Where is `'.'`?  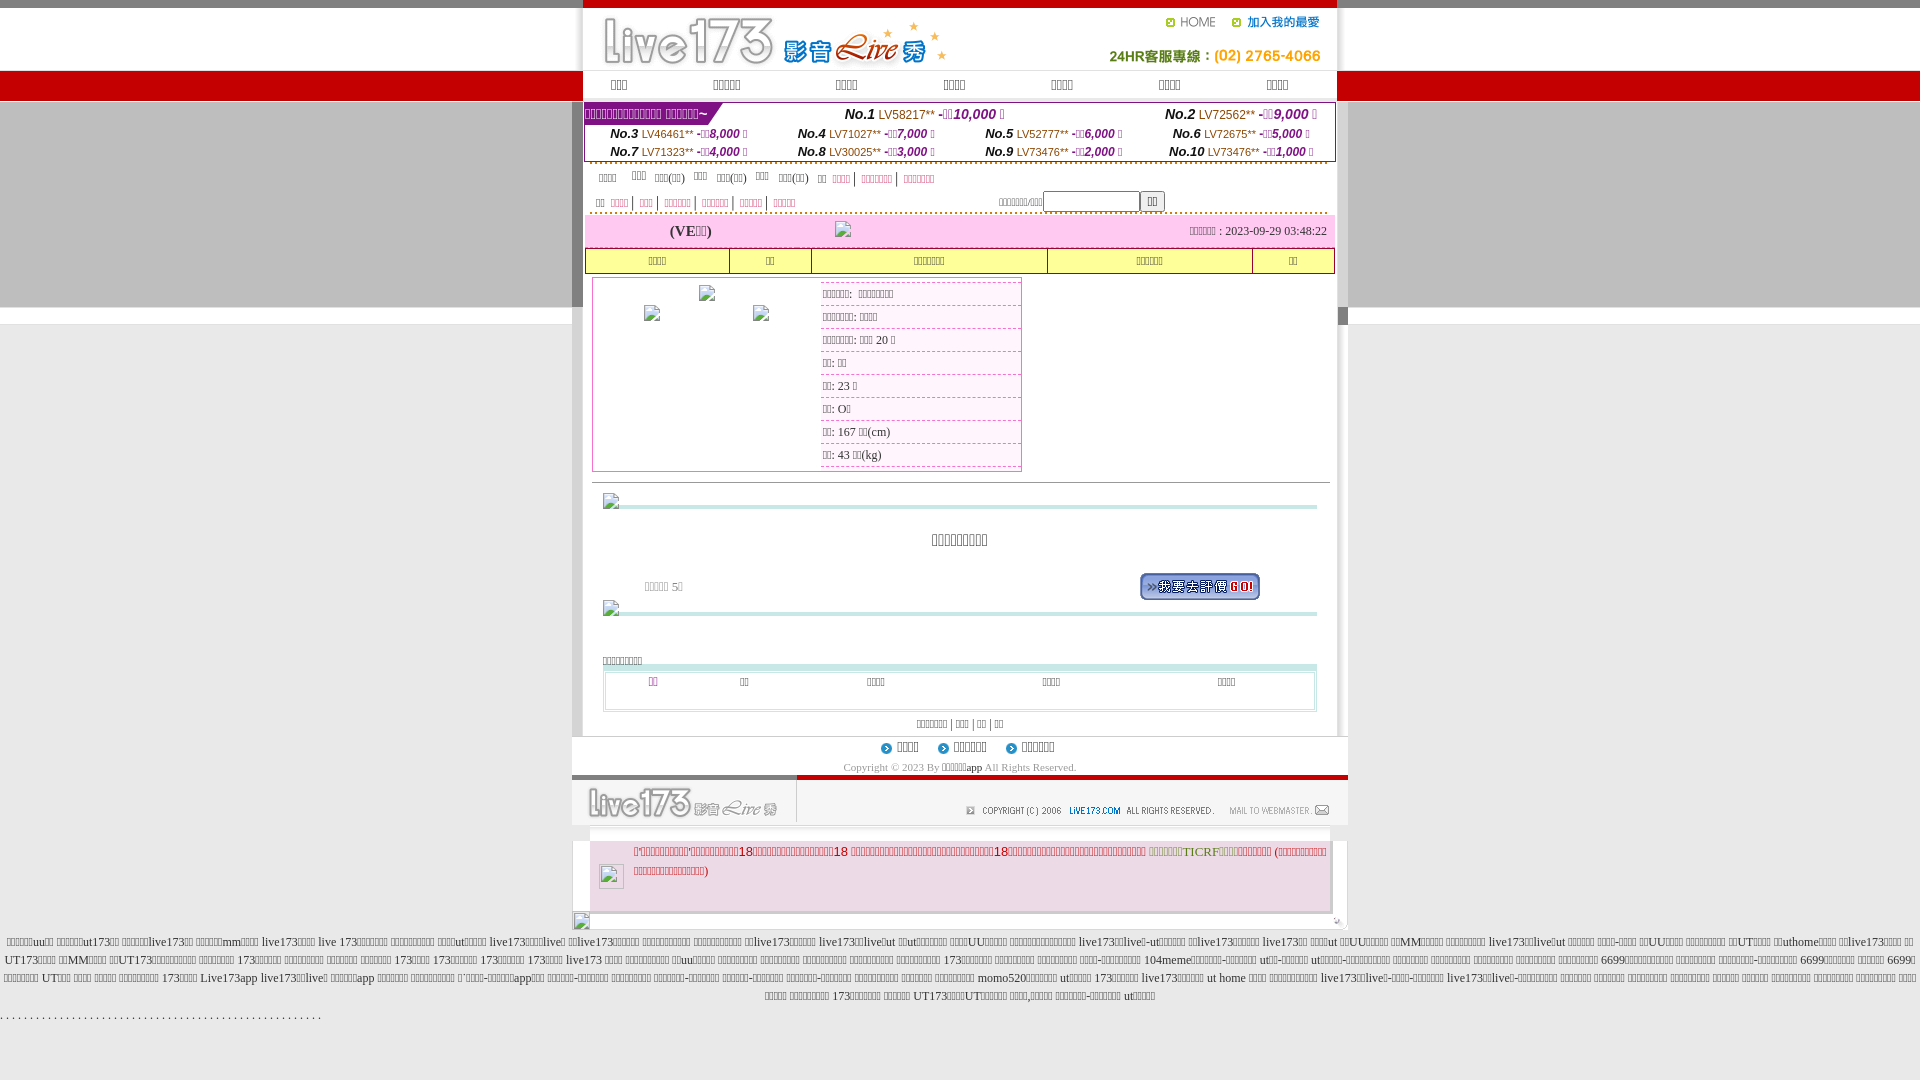
'.' is located at coordinates (150, 1014).